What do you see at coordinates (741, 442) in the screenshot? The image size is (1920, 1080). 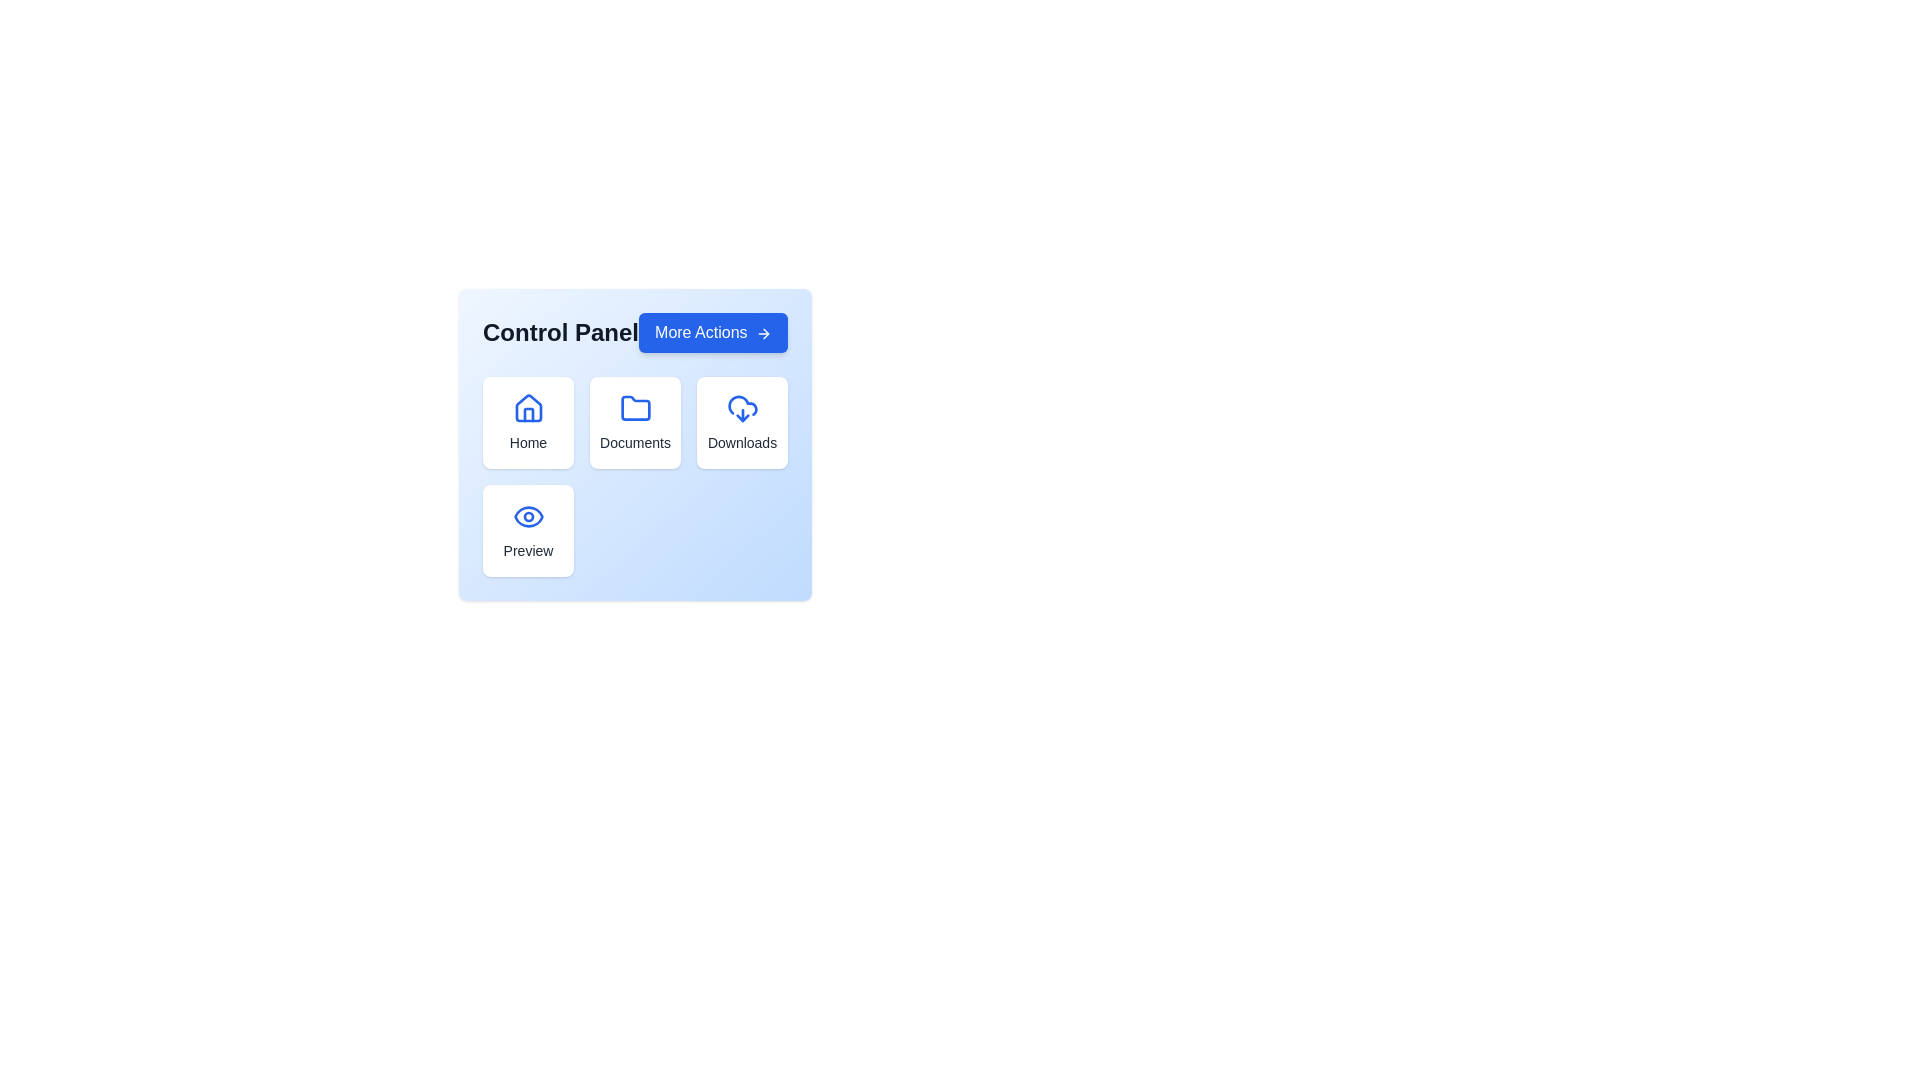 I see `the label indicating the purpose of the associated card for managing or accessing downloads, located` at bounding box center [741, 442].